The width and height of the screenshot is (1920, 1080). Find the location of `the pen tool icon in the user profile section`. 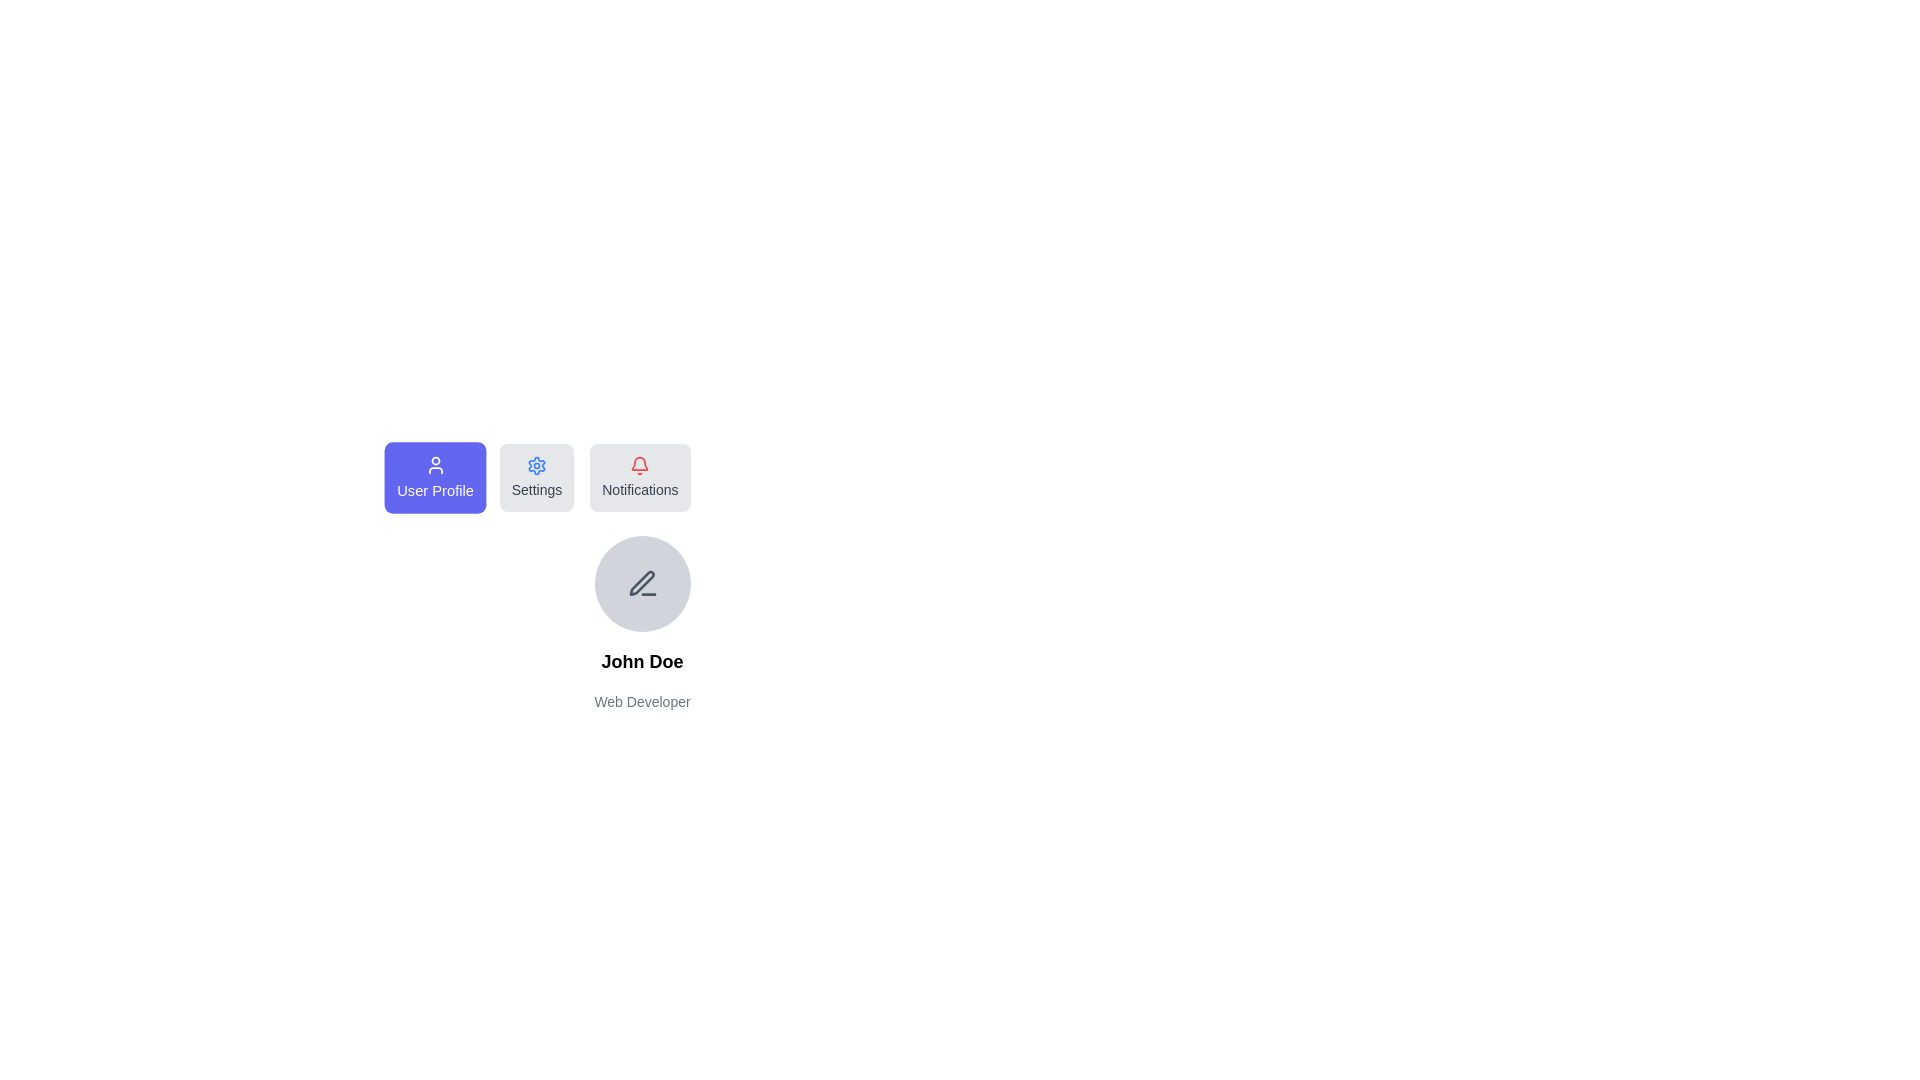

the pen tool icon in the user profile section is located at coordinates (642, 583).